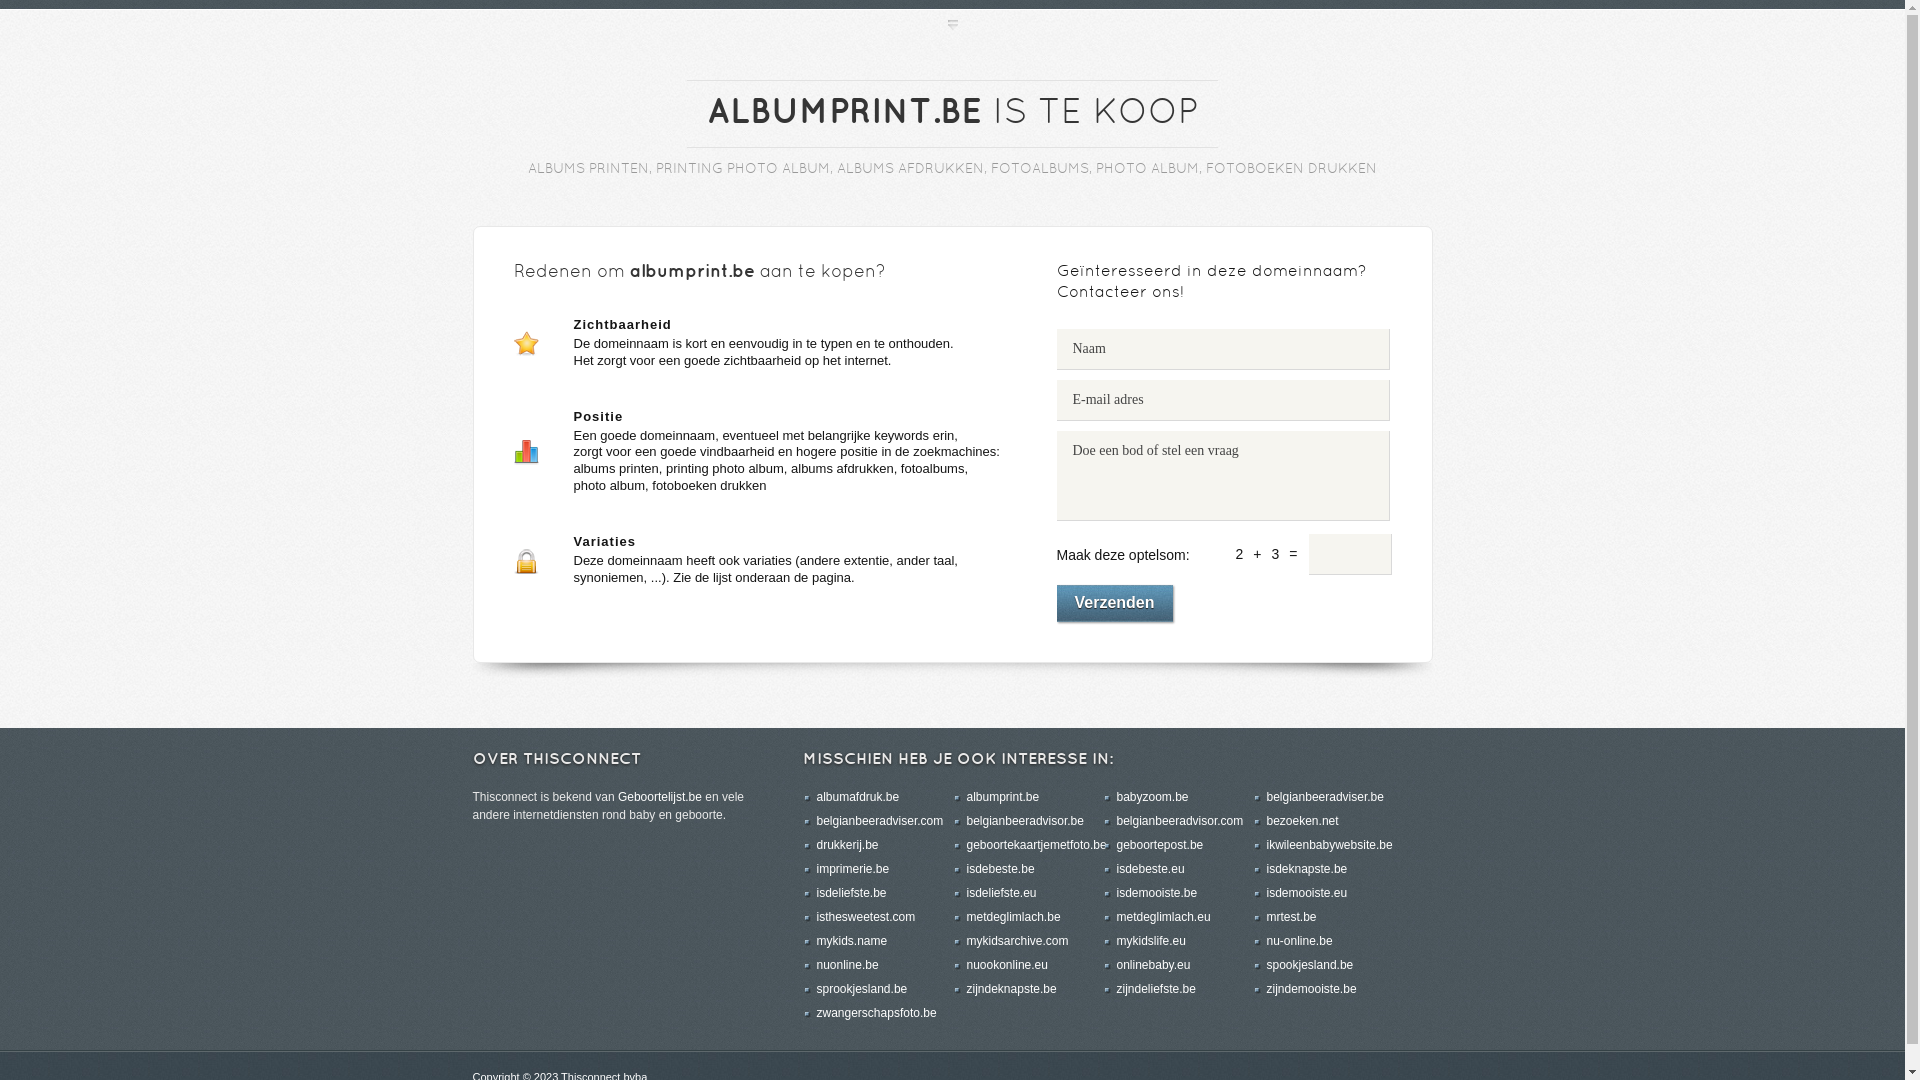  Describe the element at coordinates (1017, 941) in the screenshot. I see `'mykidsarchive.com'` at that location.